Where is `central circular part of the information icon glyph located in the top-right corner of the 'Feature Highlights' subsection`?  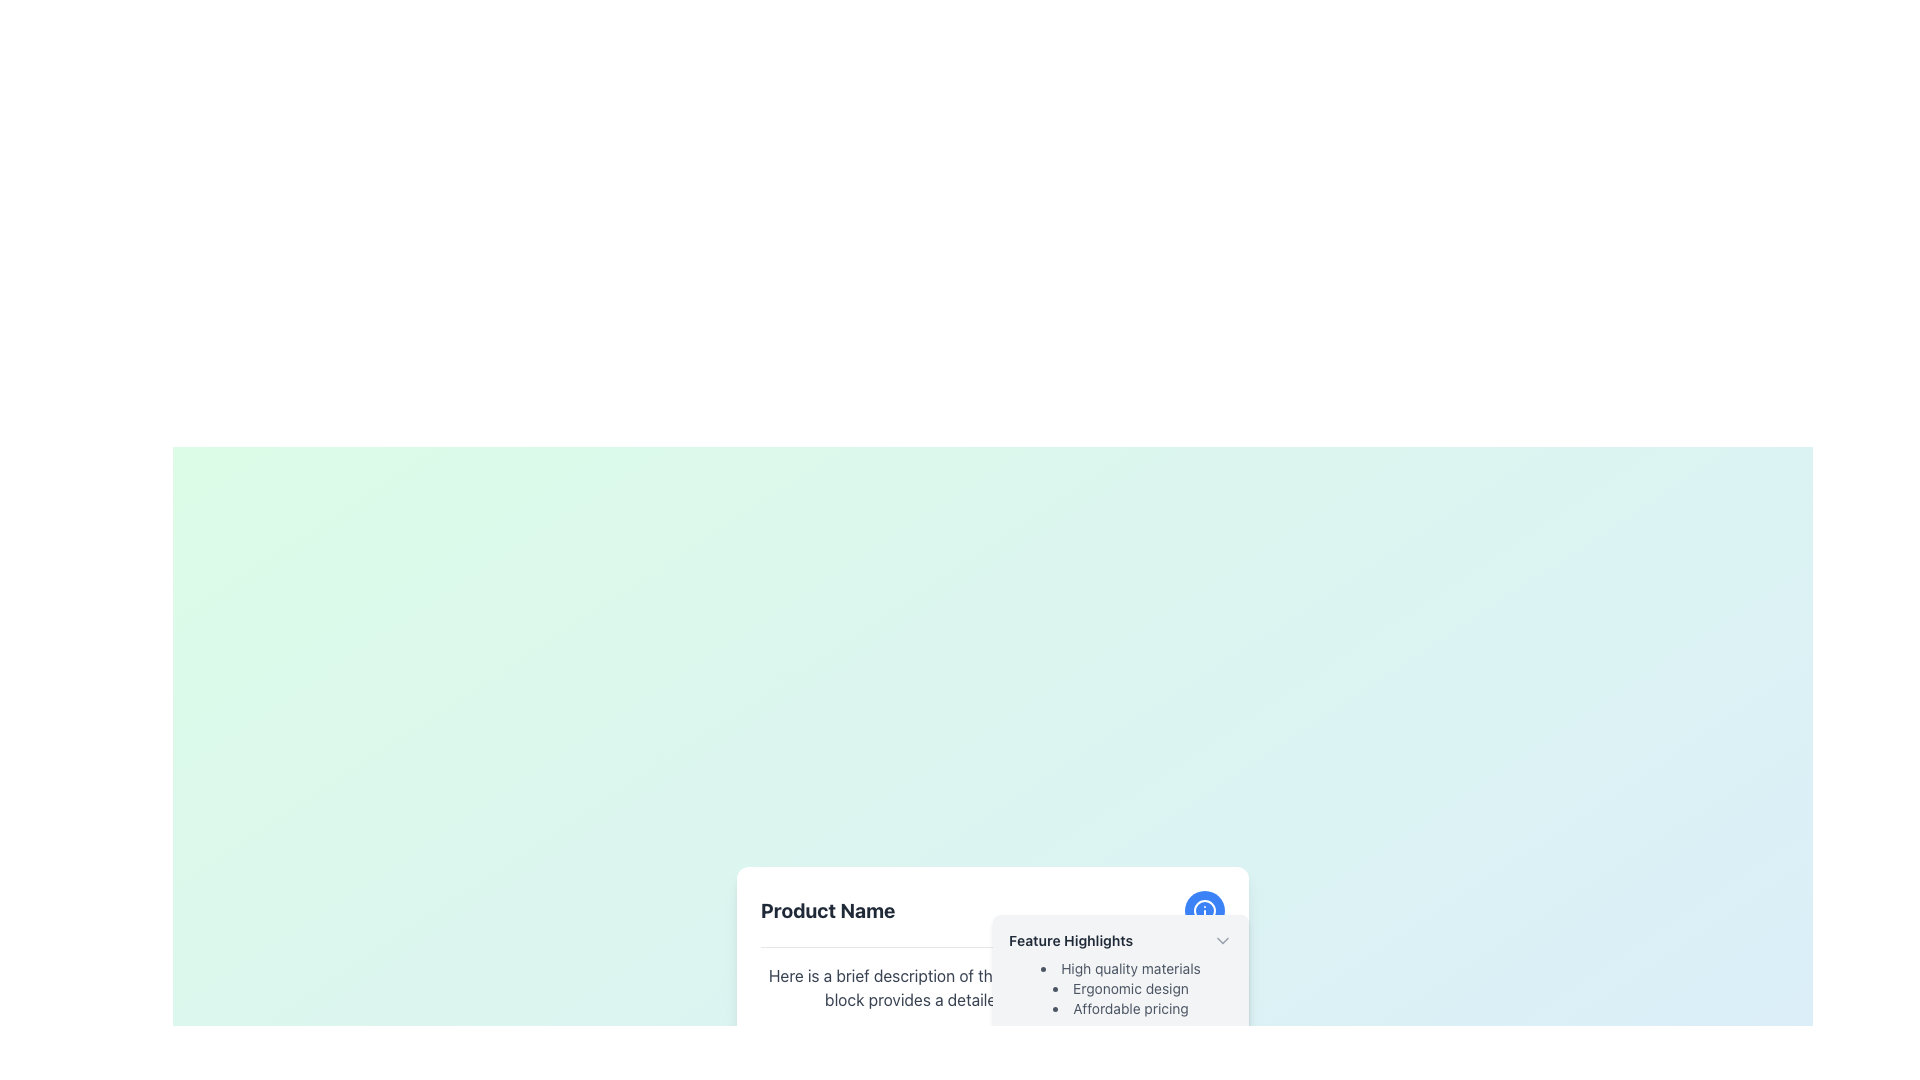
central circular part of the information icon glyph located in the top-right corner of the 'Feature Highlights' subsection is located at coordinates (1203, 910).